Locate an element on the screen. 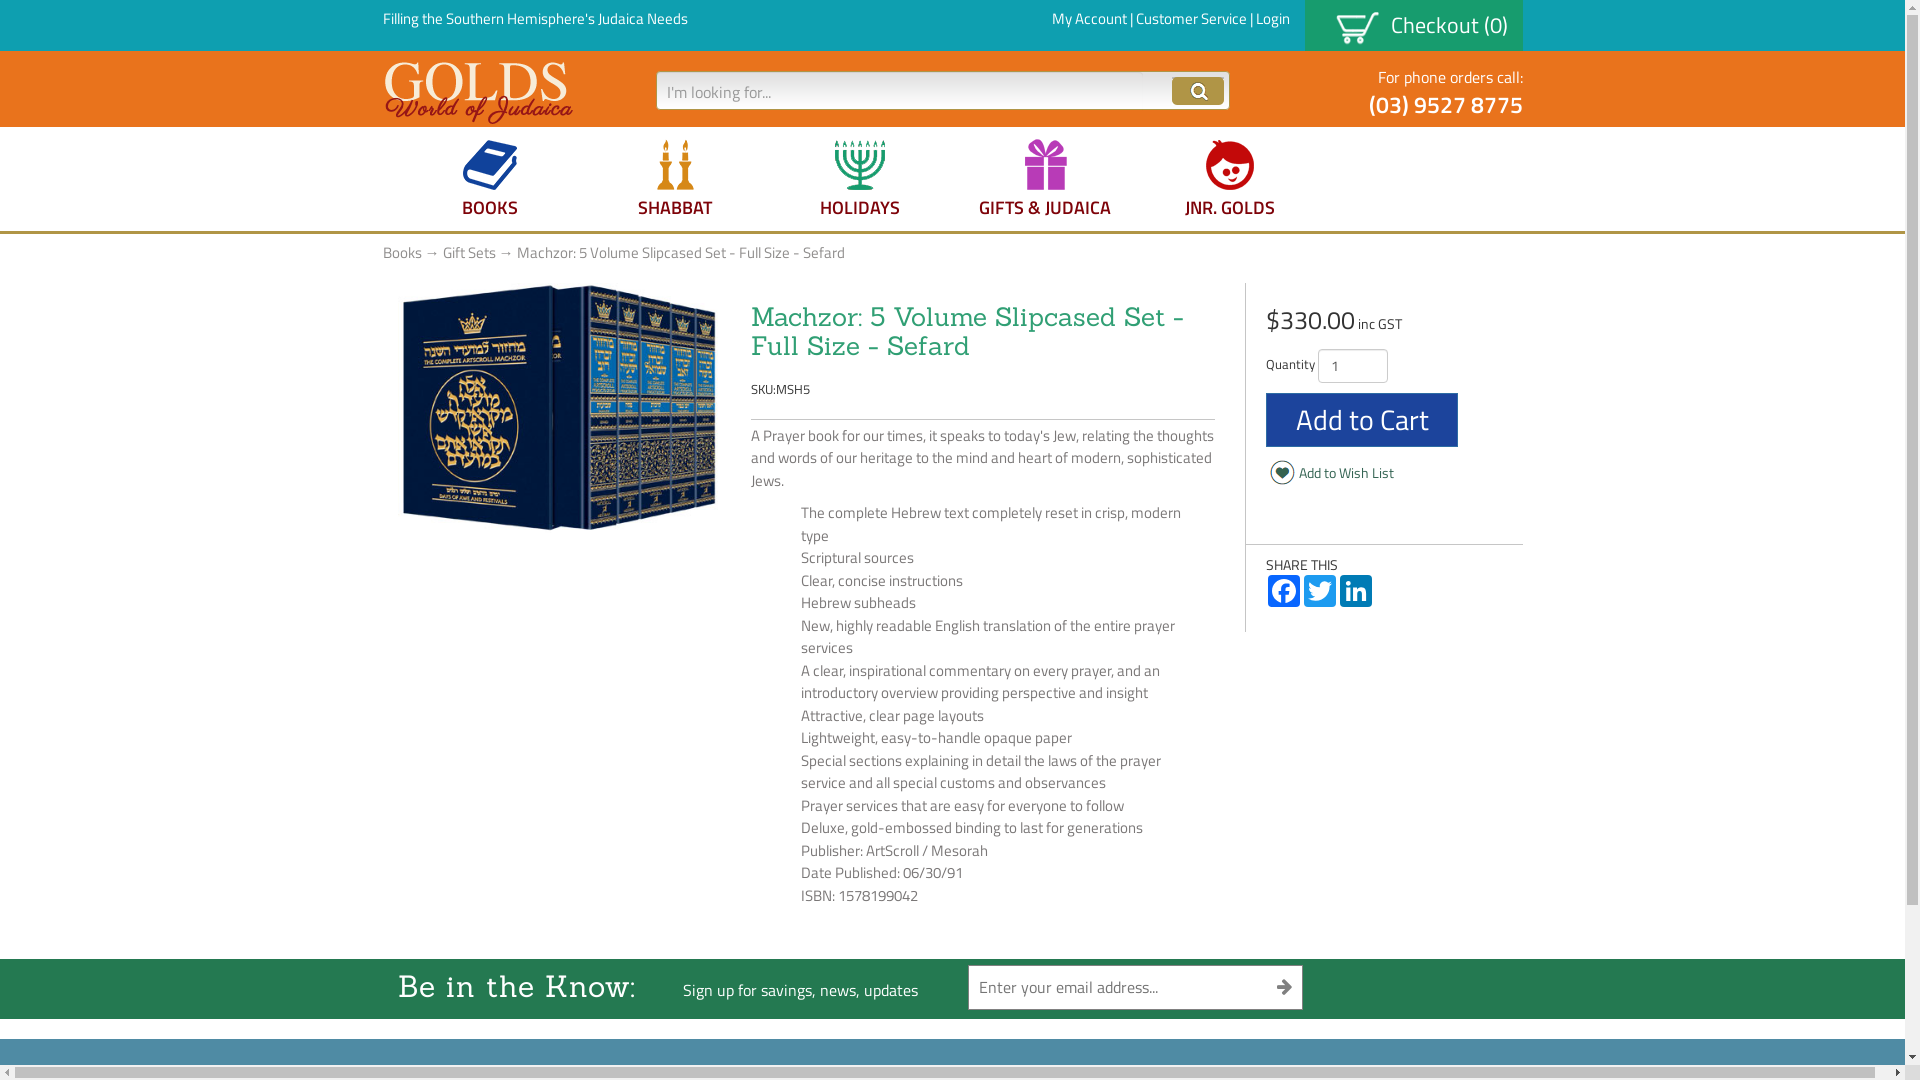 The height and width of the screenshot is (1080, 1920). 'GIFTS & JUDAICA' is located at coordinates (968, 177).